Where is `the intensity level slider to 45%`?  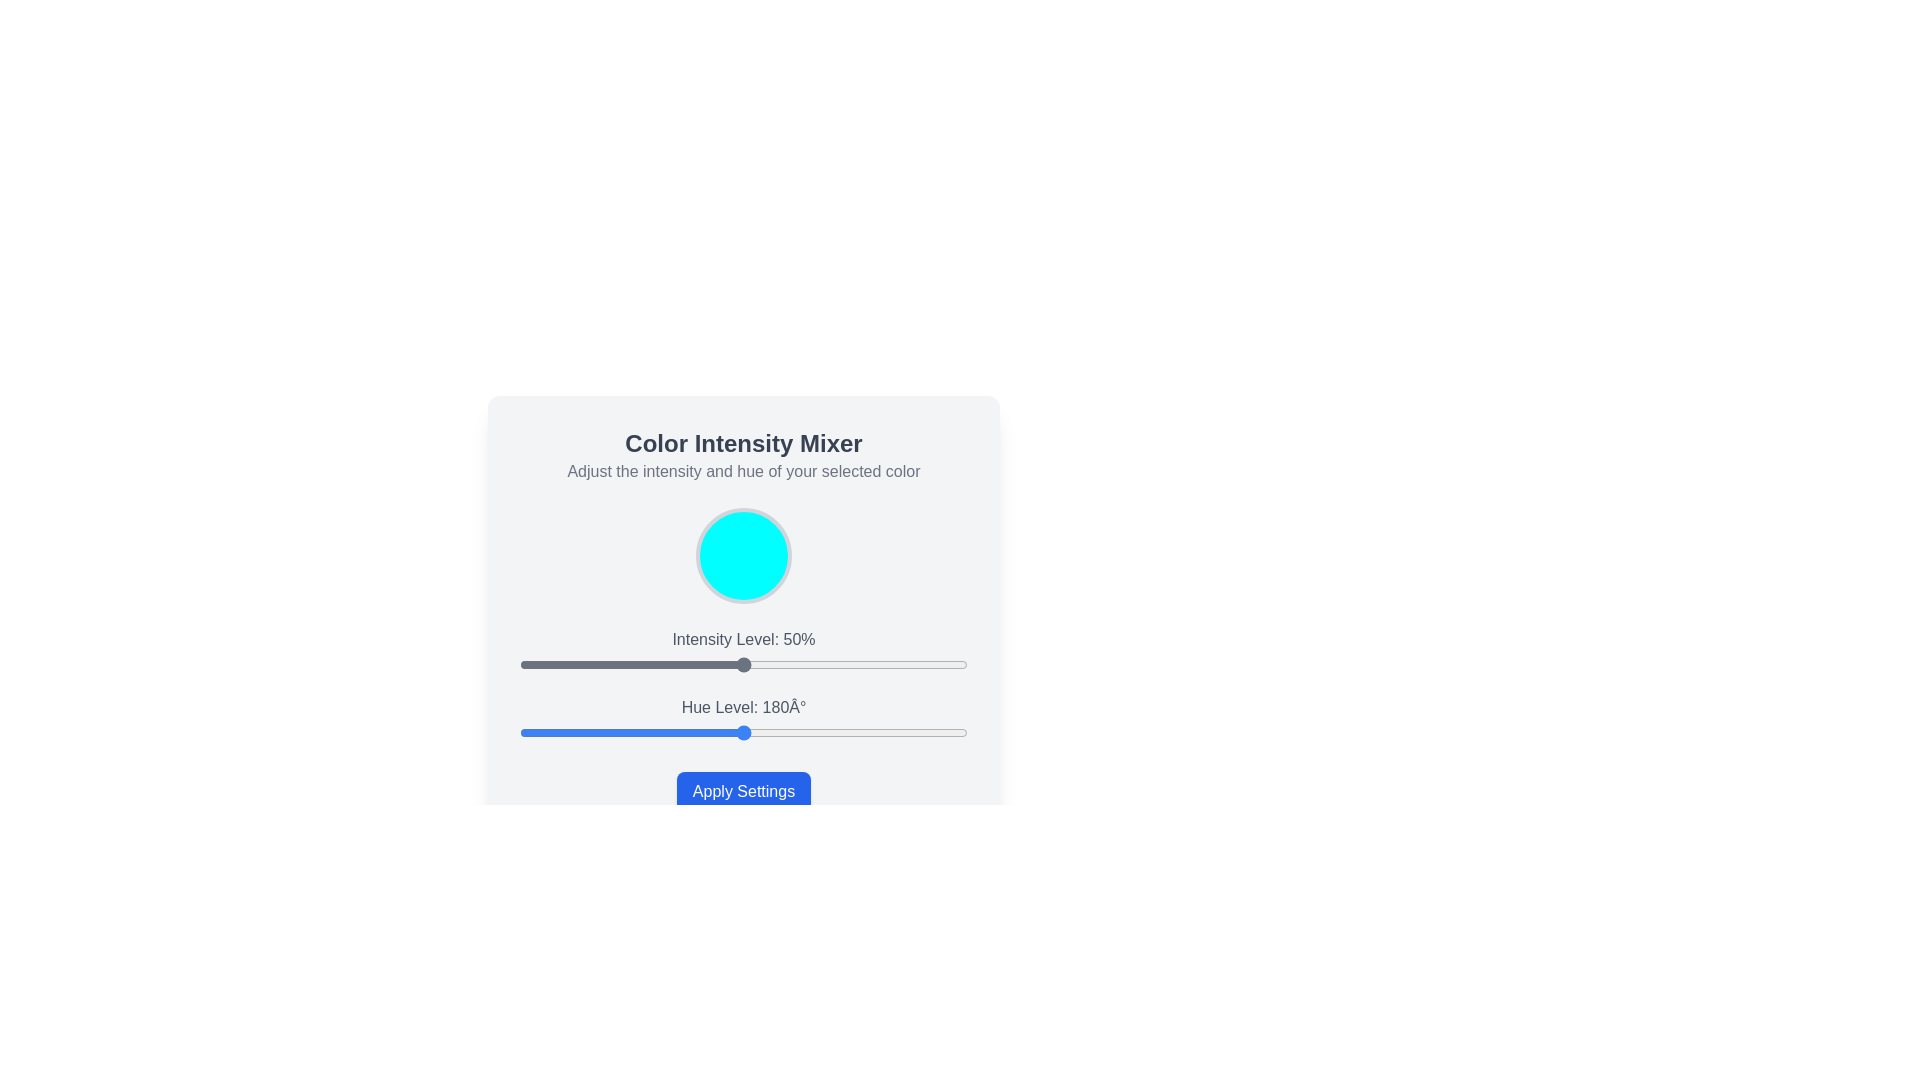
the intensity level slider to 45% is located at coordinates (720, 664).